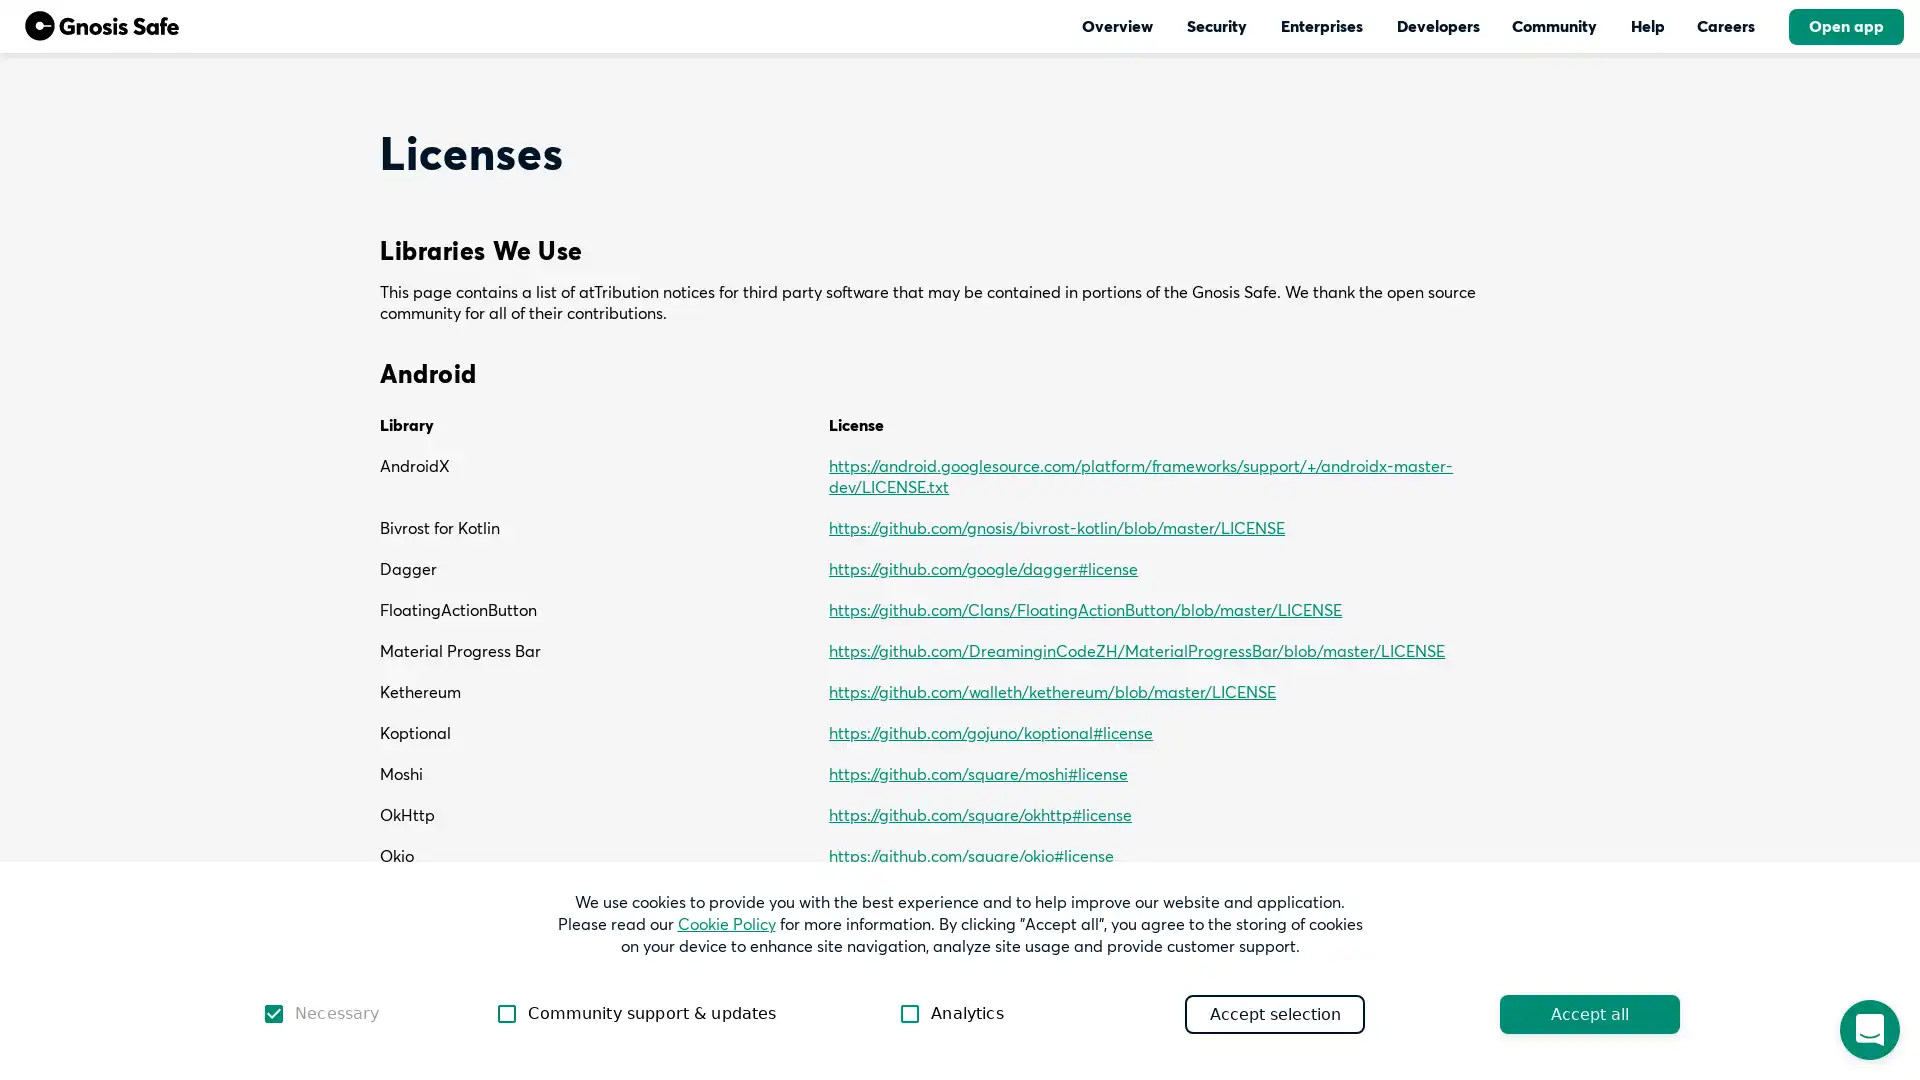 The height and width of the screenshot is (1080, 1920). What do you see at coordinates (1274, 1013) in the screenshot?
I see `Accept selection` at bounding box center [1274, 1013].